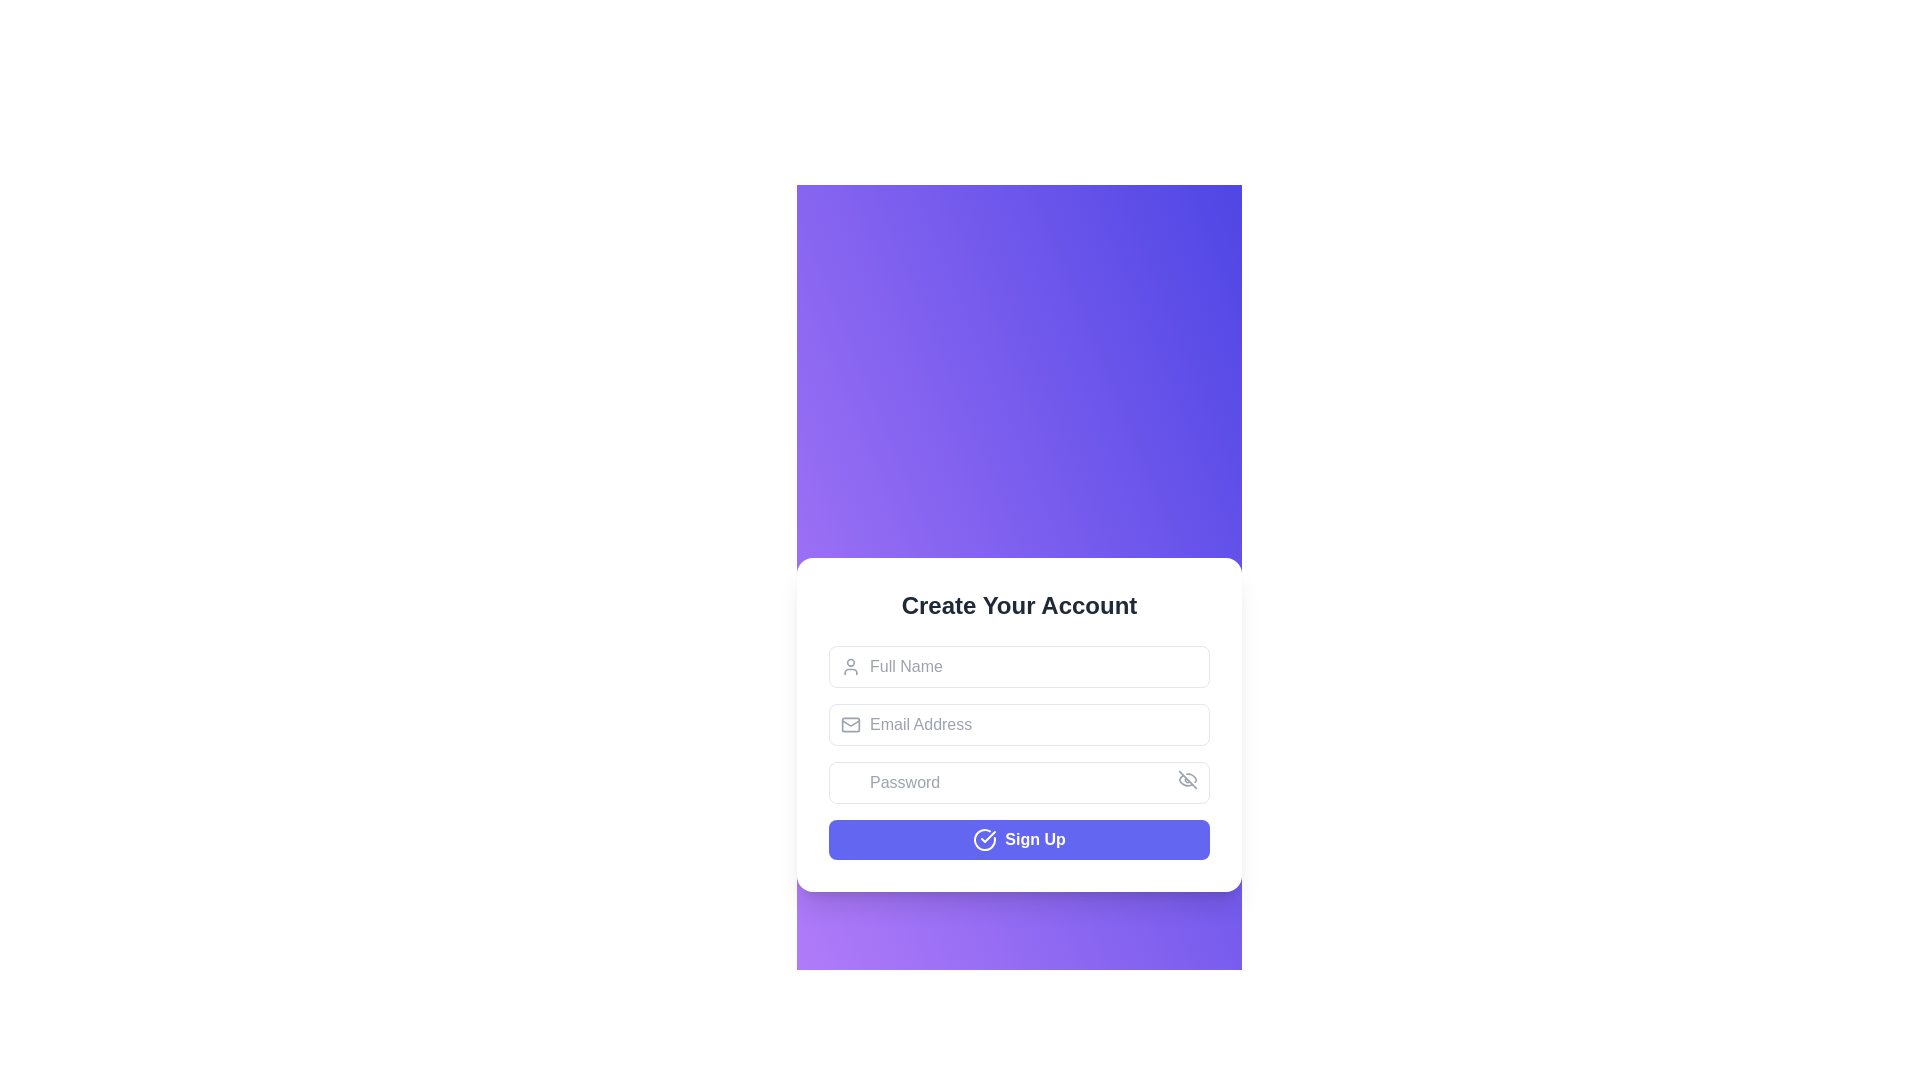  Describe the element at coordinates (985, 840) in the screenshot. I see `the decorative SVG graphic icon located on the left side of the text in the 'Sign Up' button` at that location.